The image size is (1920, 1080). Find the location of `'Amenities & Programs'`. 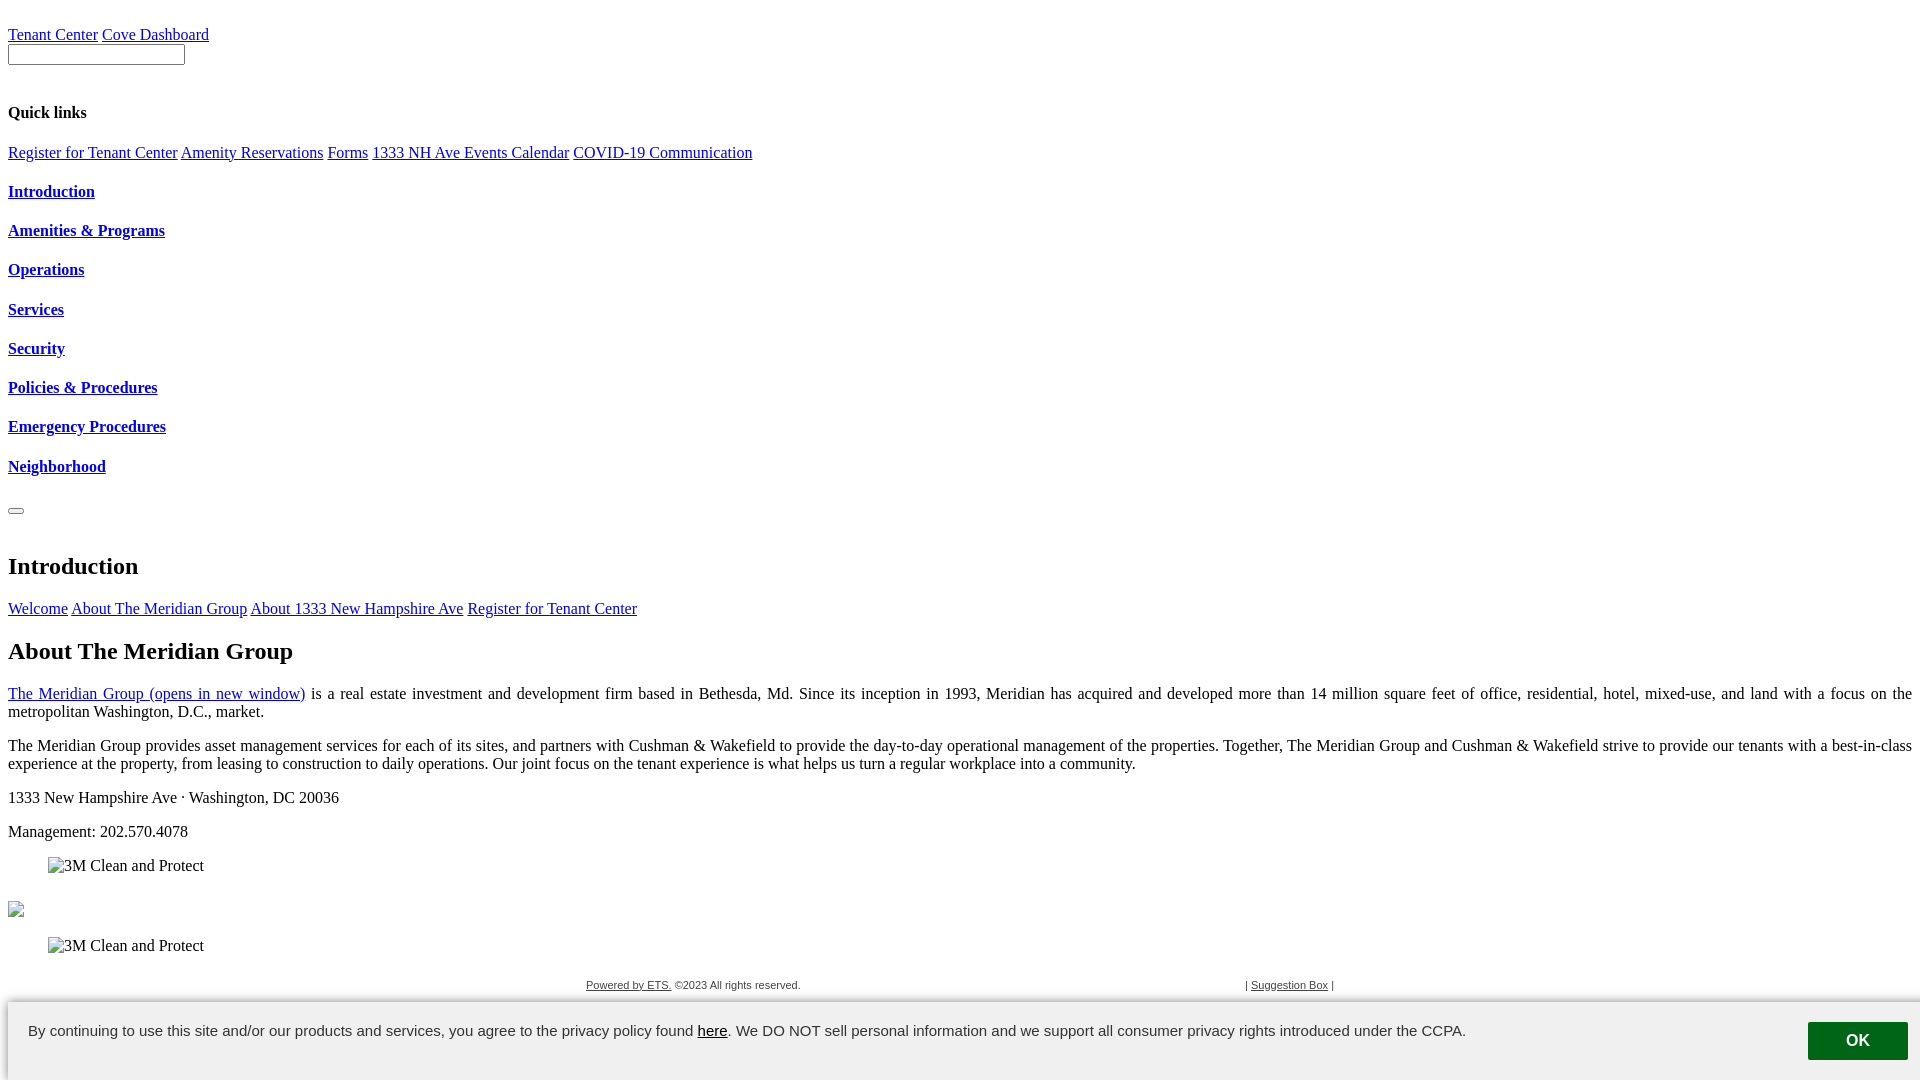

'Amenities & Programs' is located at coordinates (960, 230).